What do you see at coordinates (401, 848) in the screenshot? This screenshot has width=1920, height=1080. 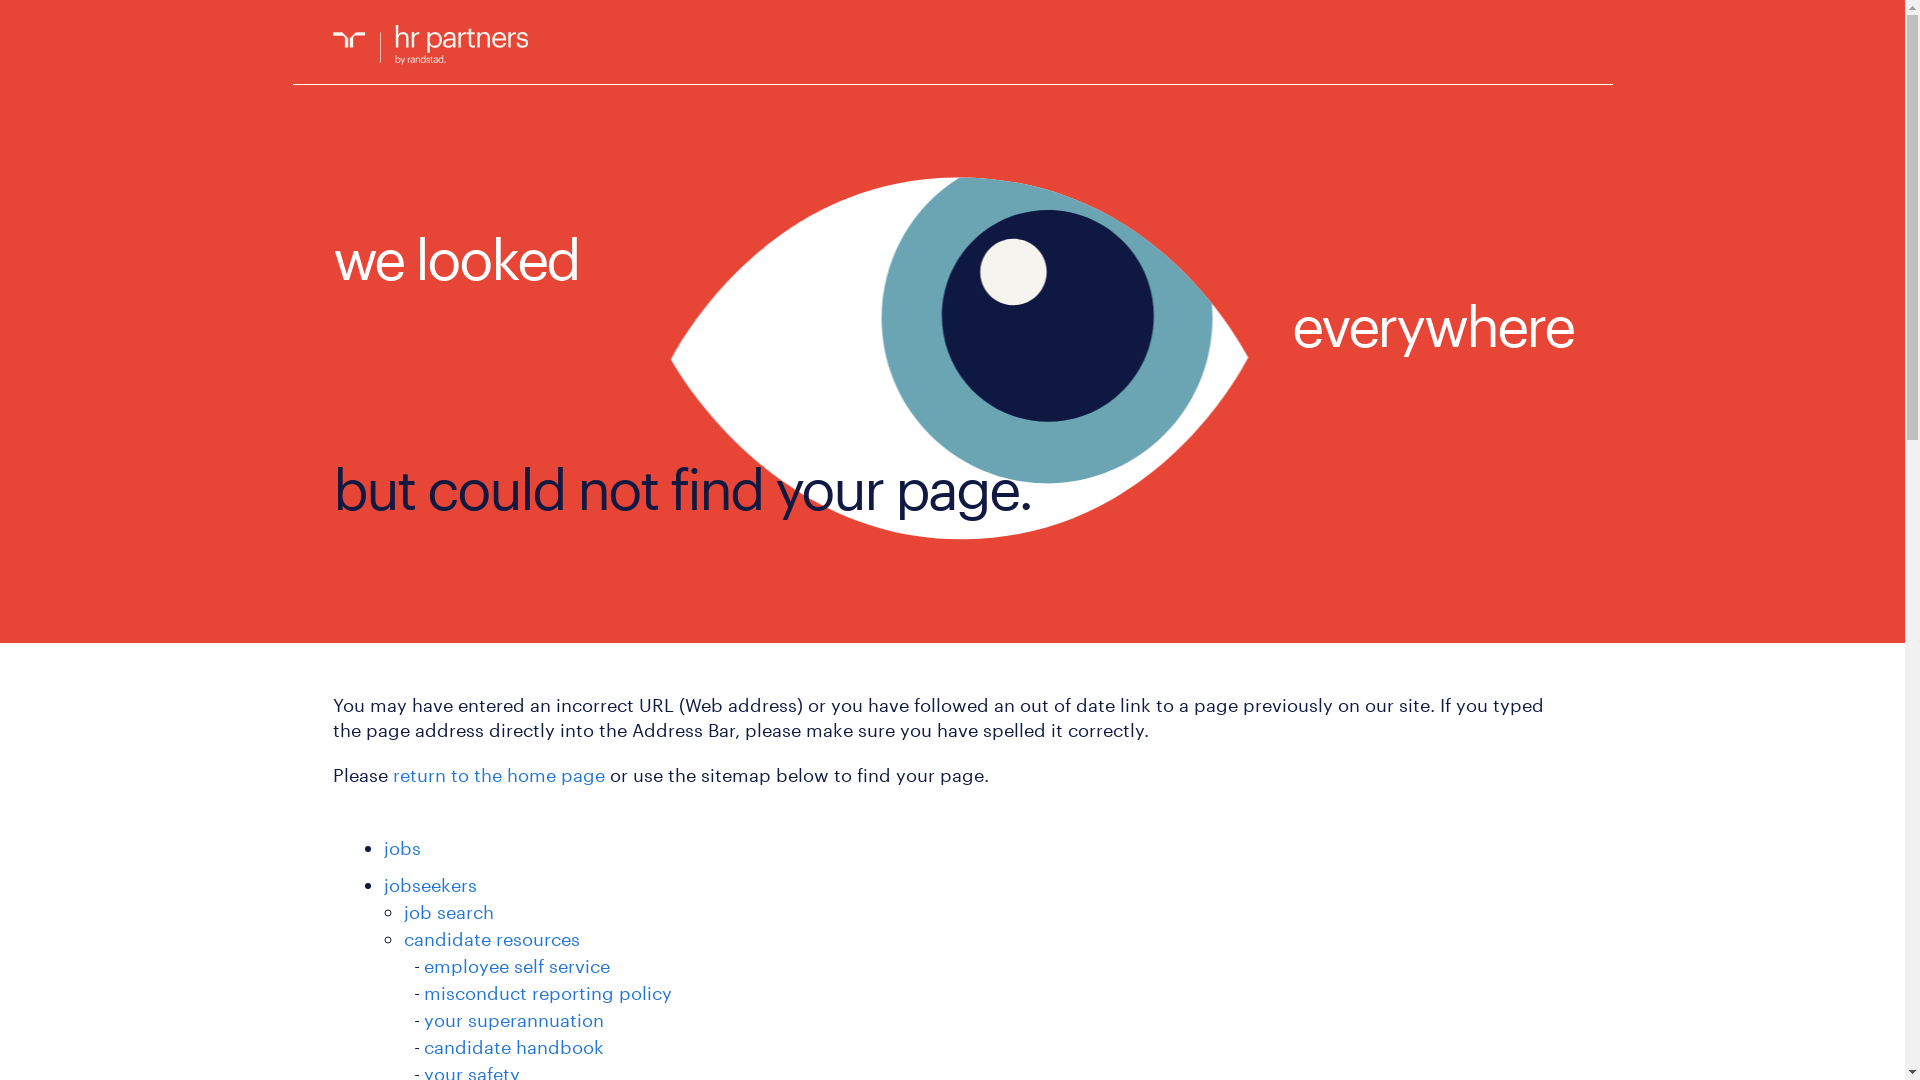 I see `'jobs'` at bounding box center [401, 848].